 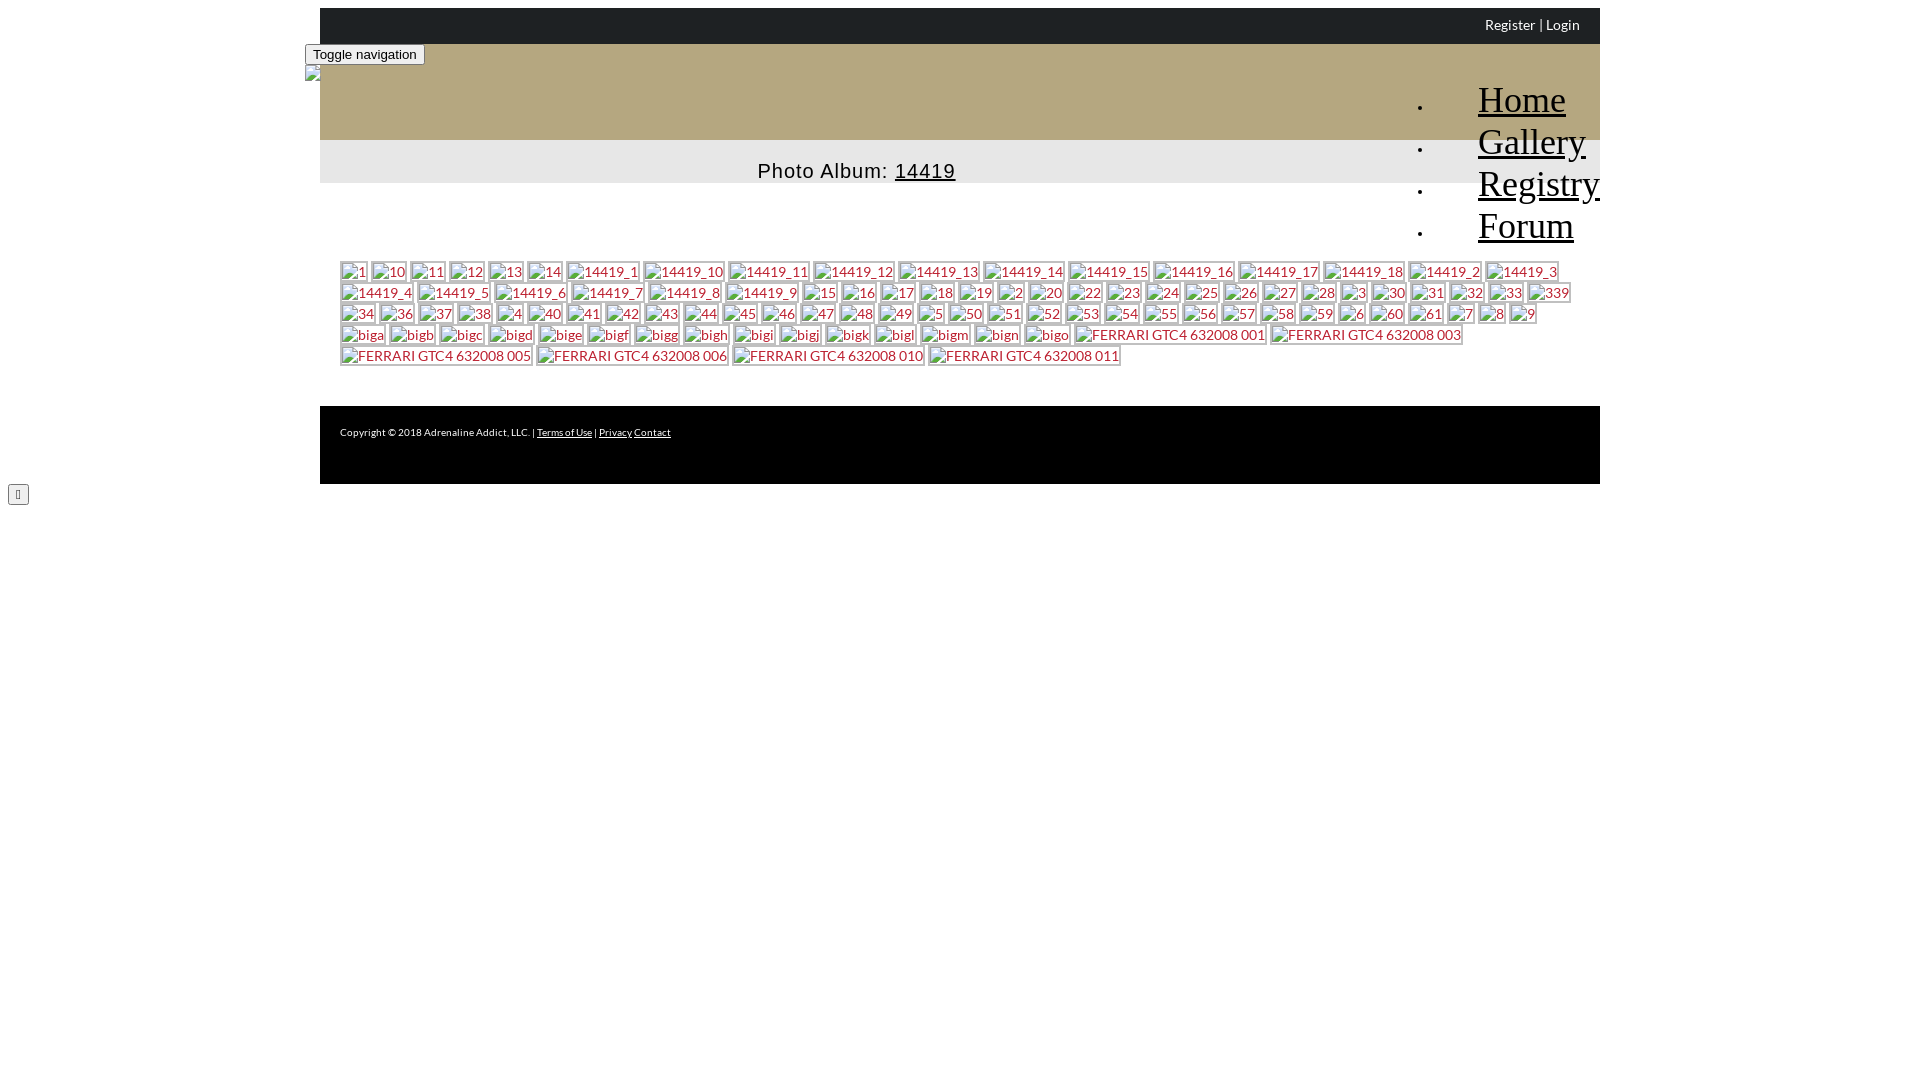 I want to click on '12 (click to enlarge)', so click(x=465, y=271).